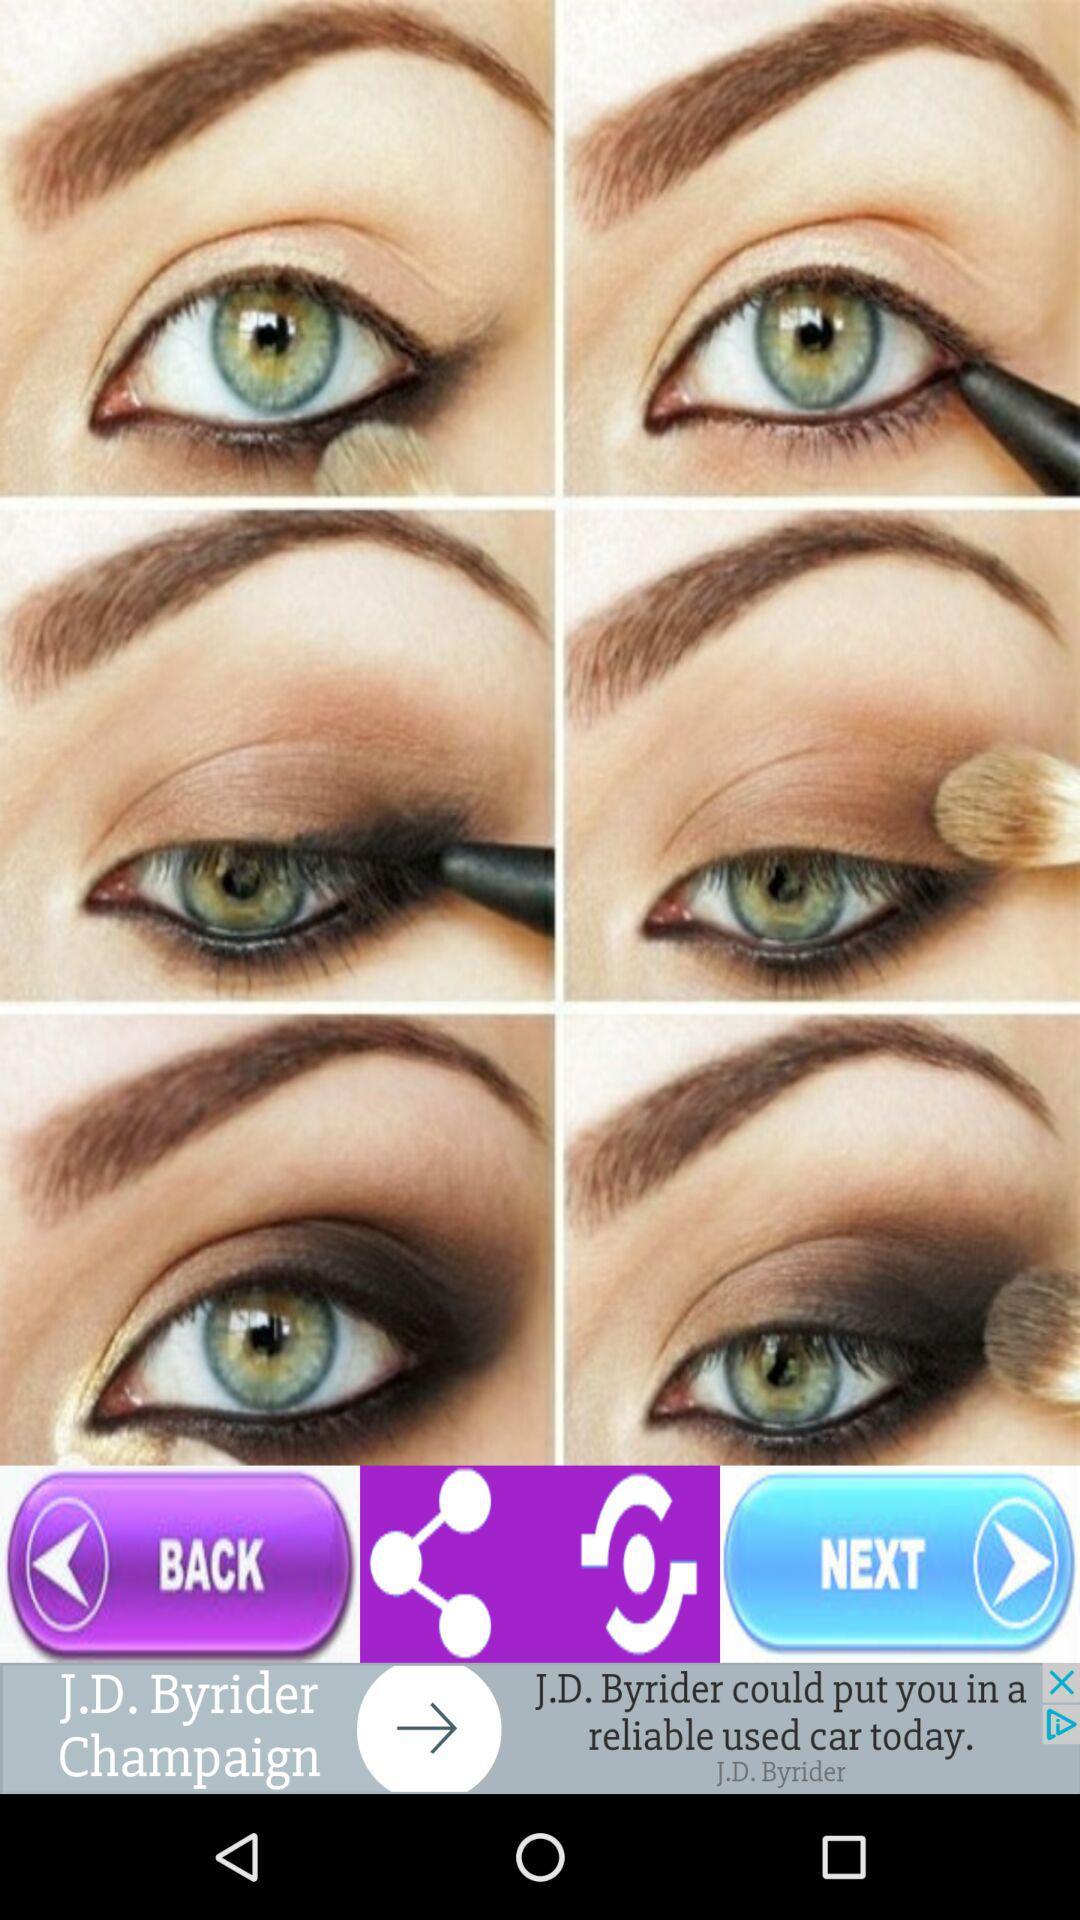 Image resolution: width=1080 pixels, height=1920 pixels. I want to click on the advertising website, so click(540, 1727).